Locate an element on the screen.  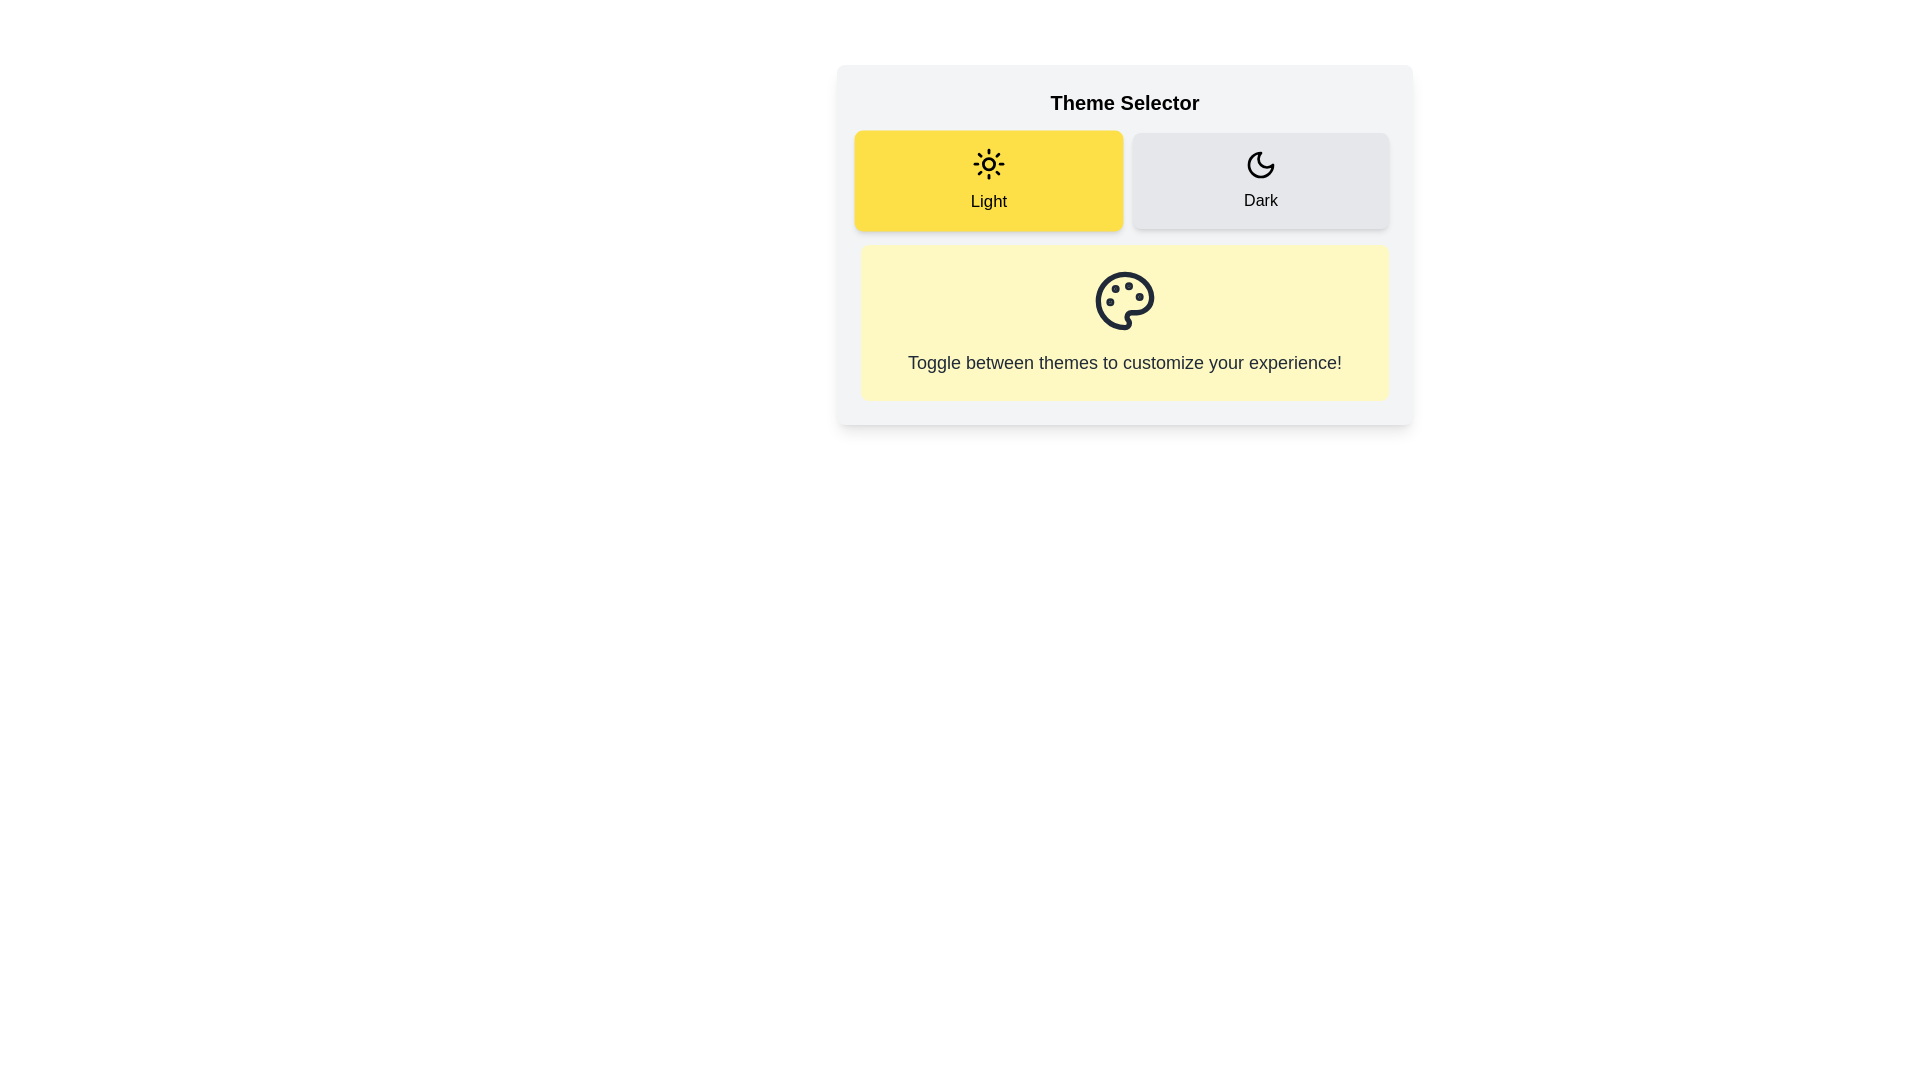
the SVG Circle that represents the core of the sun icon in the top-left section of the theme selector interface for the 'Light' theme option is located at coordinates (988, 163).